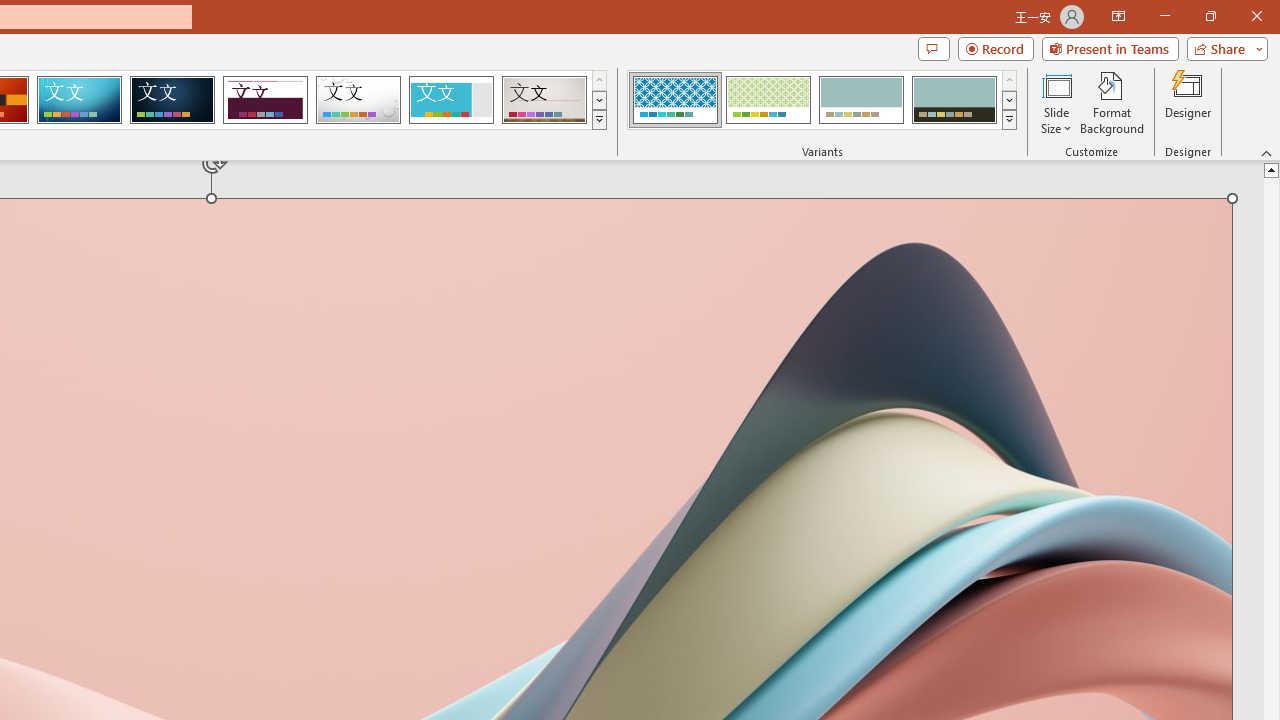 This screenshot has width=1280, height=720. What do you see at coordinates (1009, 100) in the screenshot?
I see `'Row Down'` at bounding box center [1009, 100].